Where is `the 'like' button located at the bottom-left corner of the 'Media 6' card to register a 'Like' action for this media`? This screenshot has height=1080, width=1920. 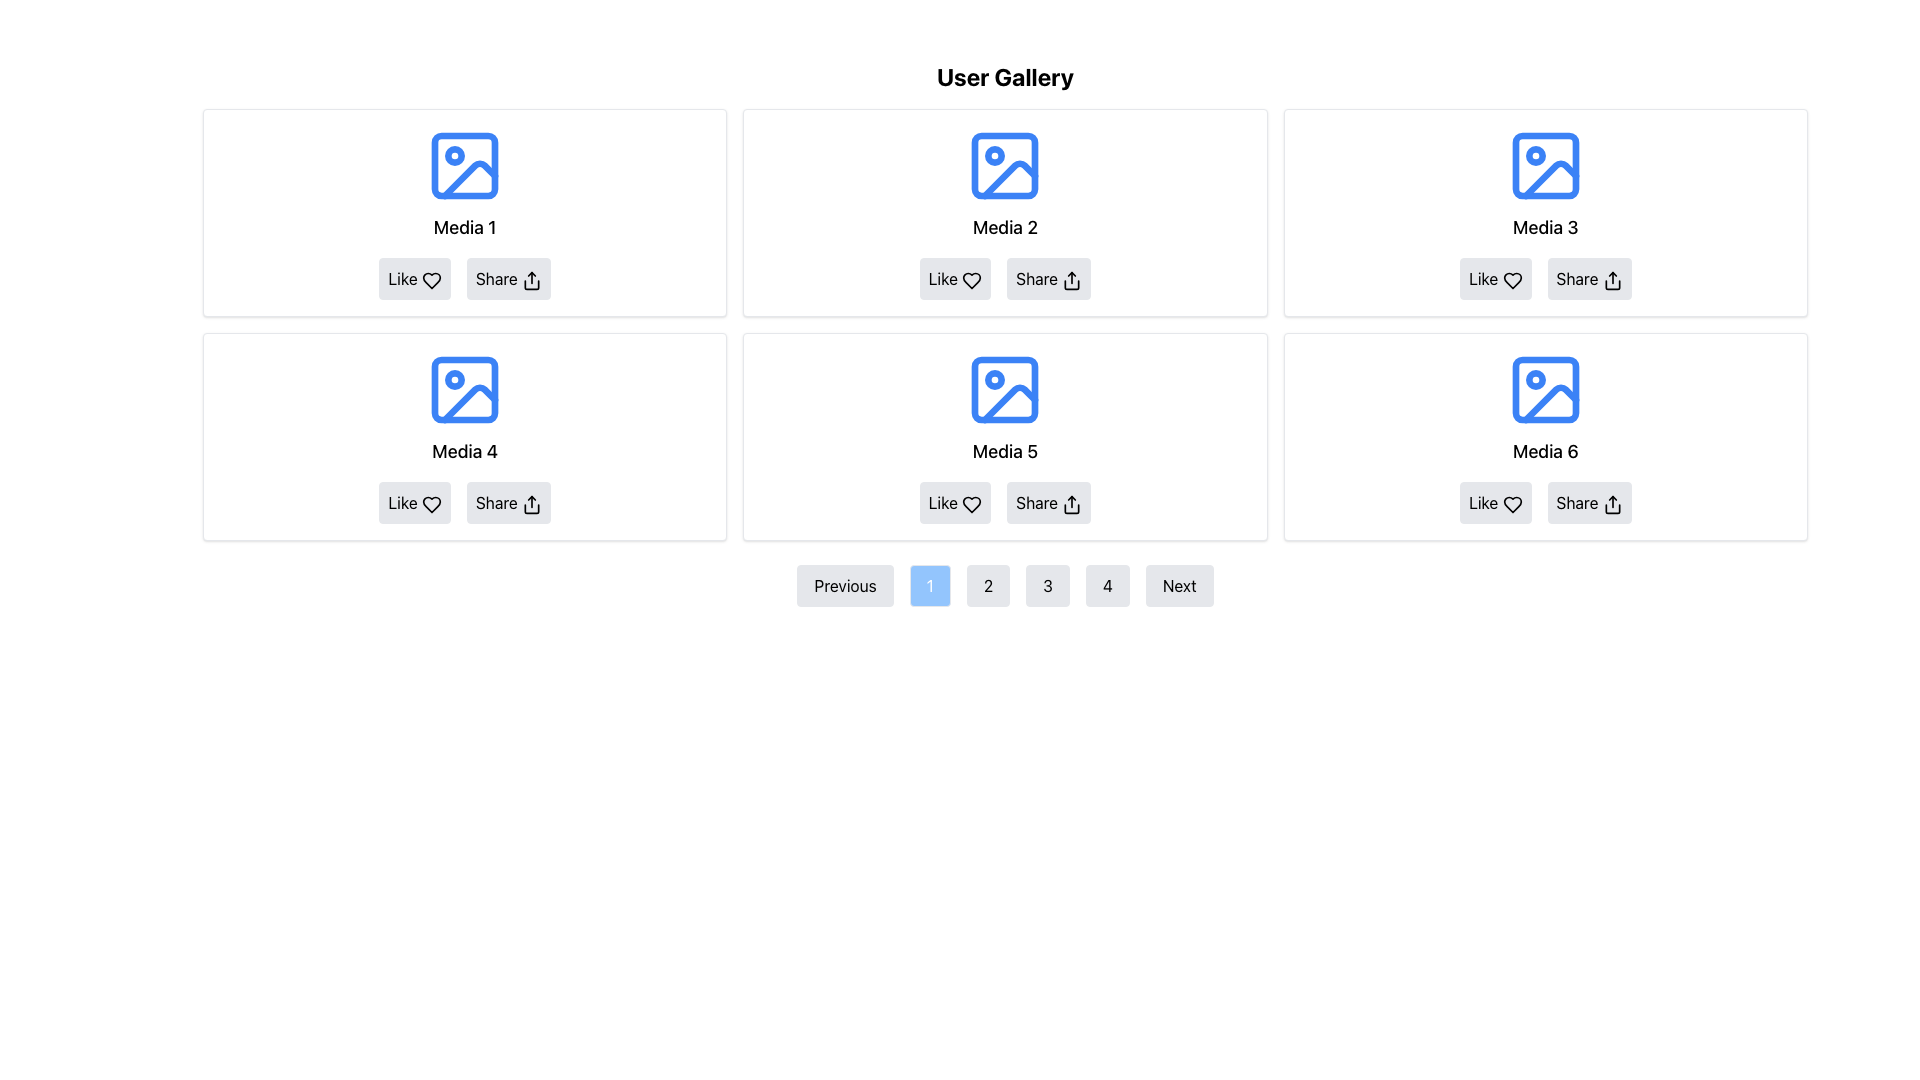 the 'like' button located at the bottom-left corner of the 'Media 6' card to register a 'Like' action for this media is located at coordinates (1495, 501).